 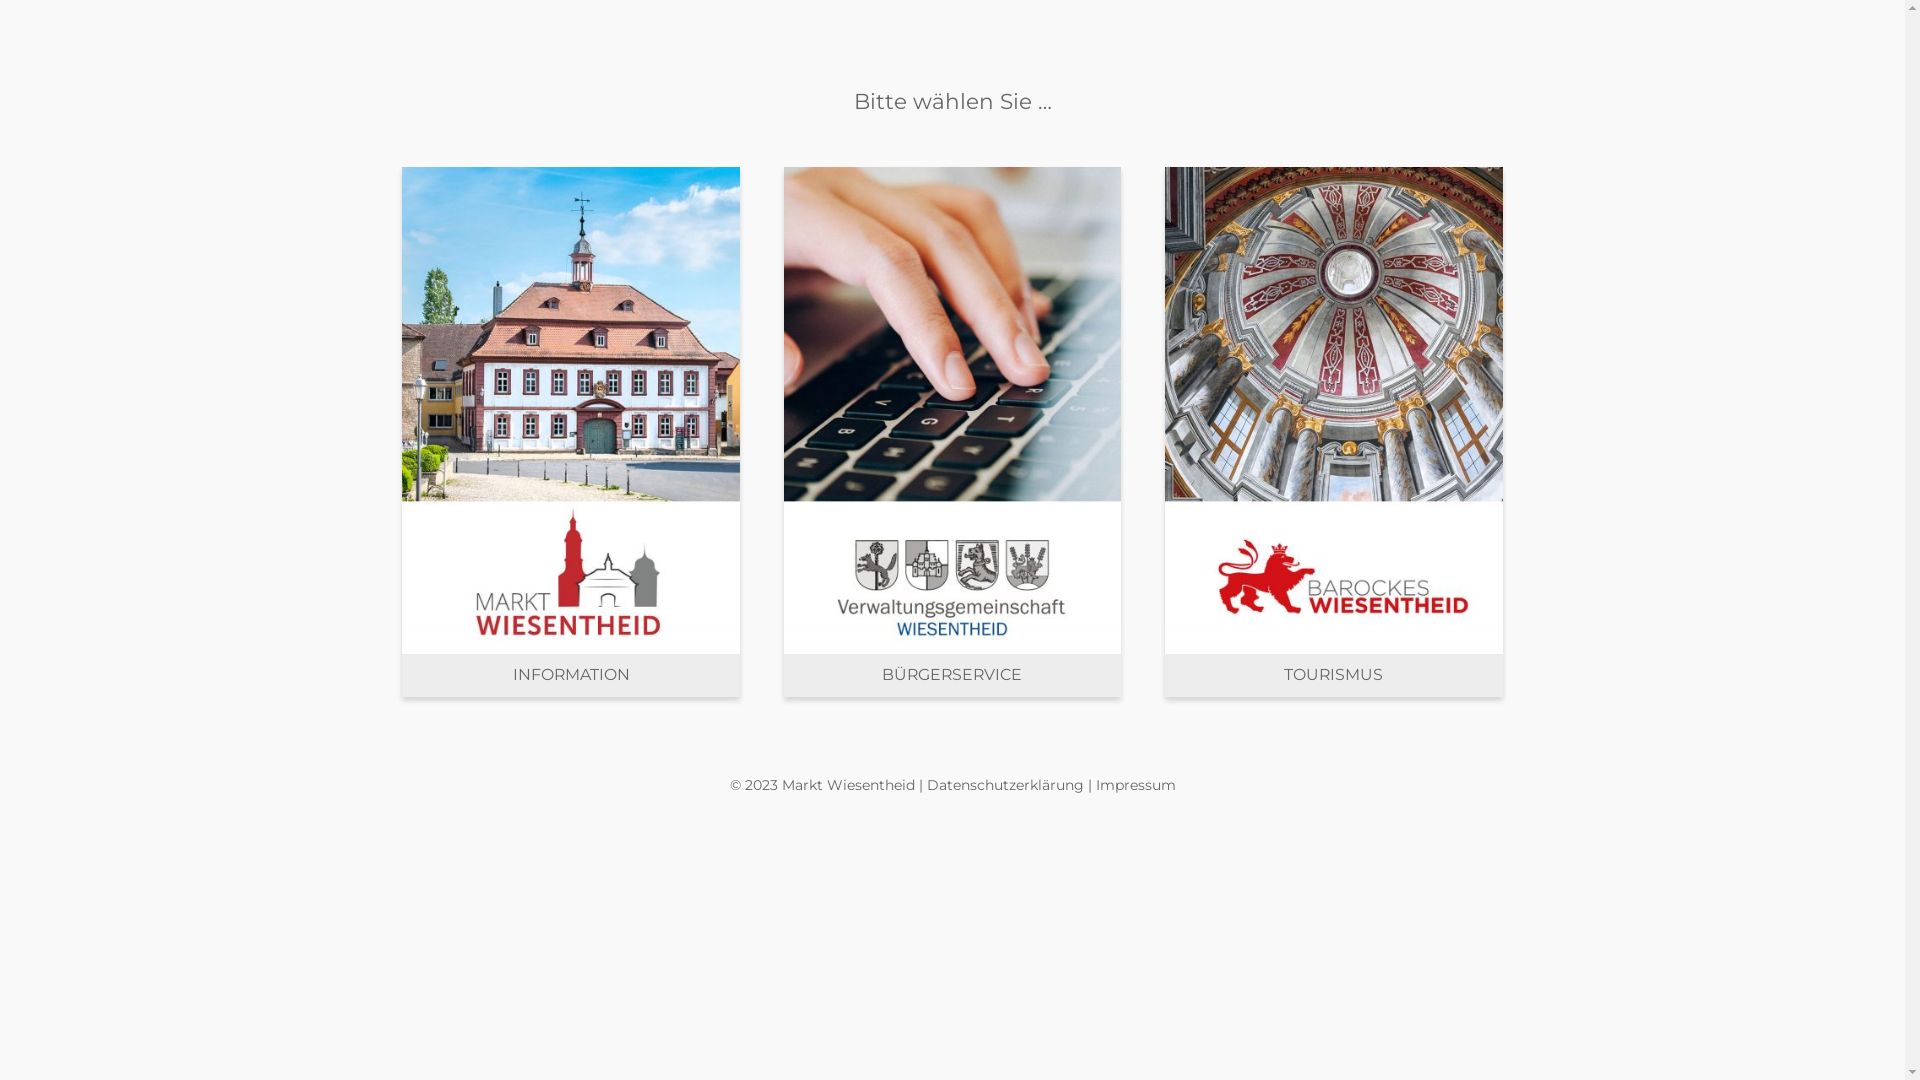 I want to click on 'Impressum', so click(x=1136, y=784).